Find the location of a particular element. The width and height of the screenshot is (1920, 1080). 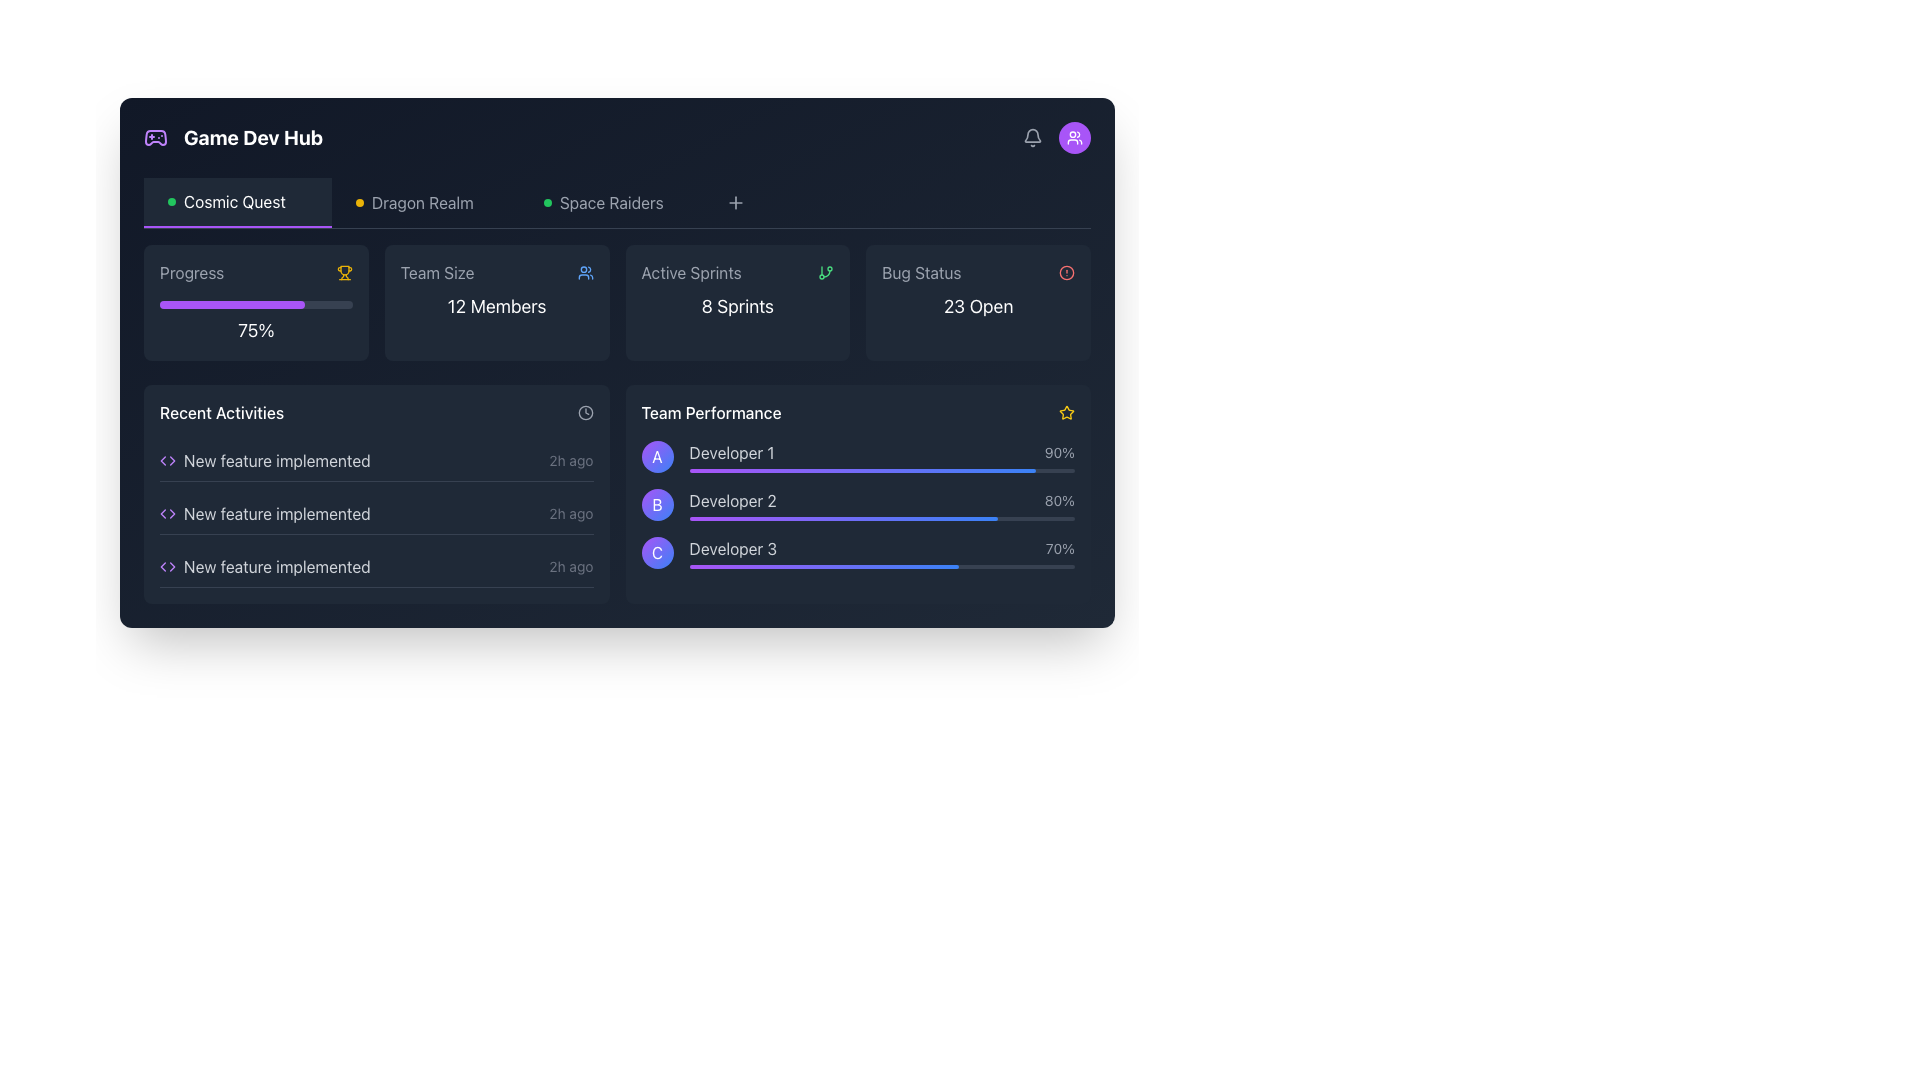

the icon located in the 'Active Sprints' panel, which is positioned to the right of the text '8 Sprints', for indicative information is located at coordinates (826, 273).